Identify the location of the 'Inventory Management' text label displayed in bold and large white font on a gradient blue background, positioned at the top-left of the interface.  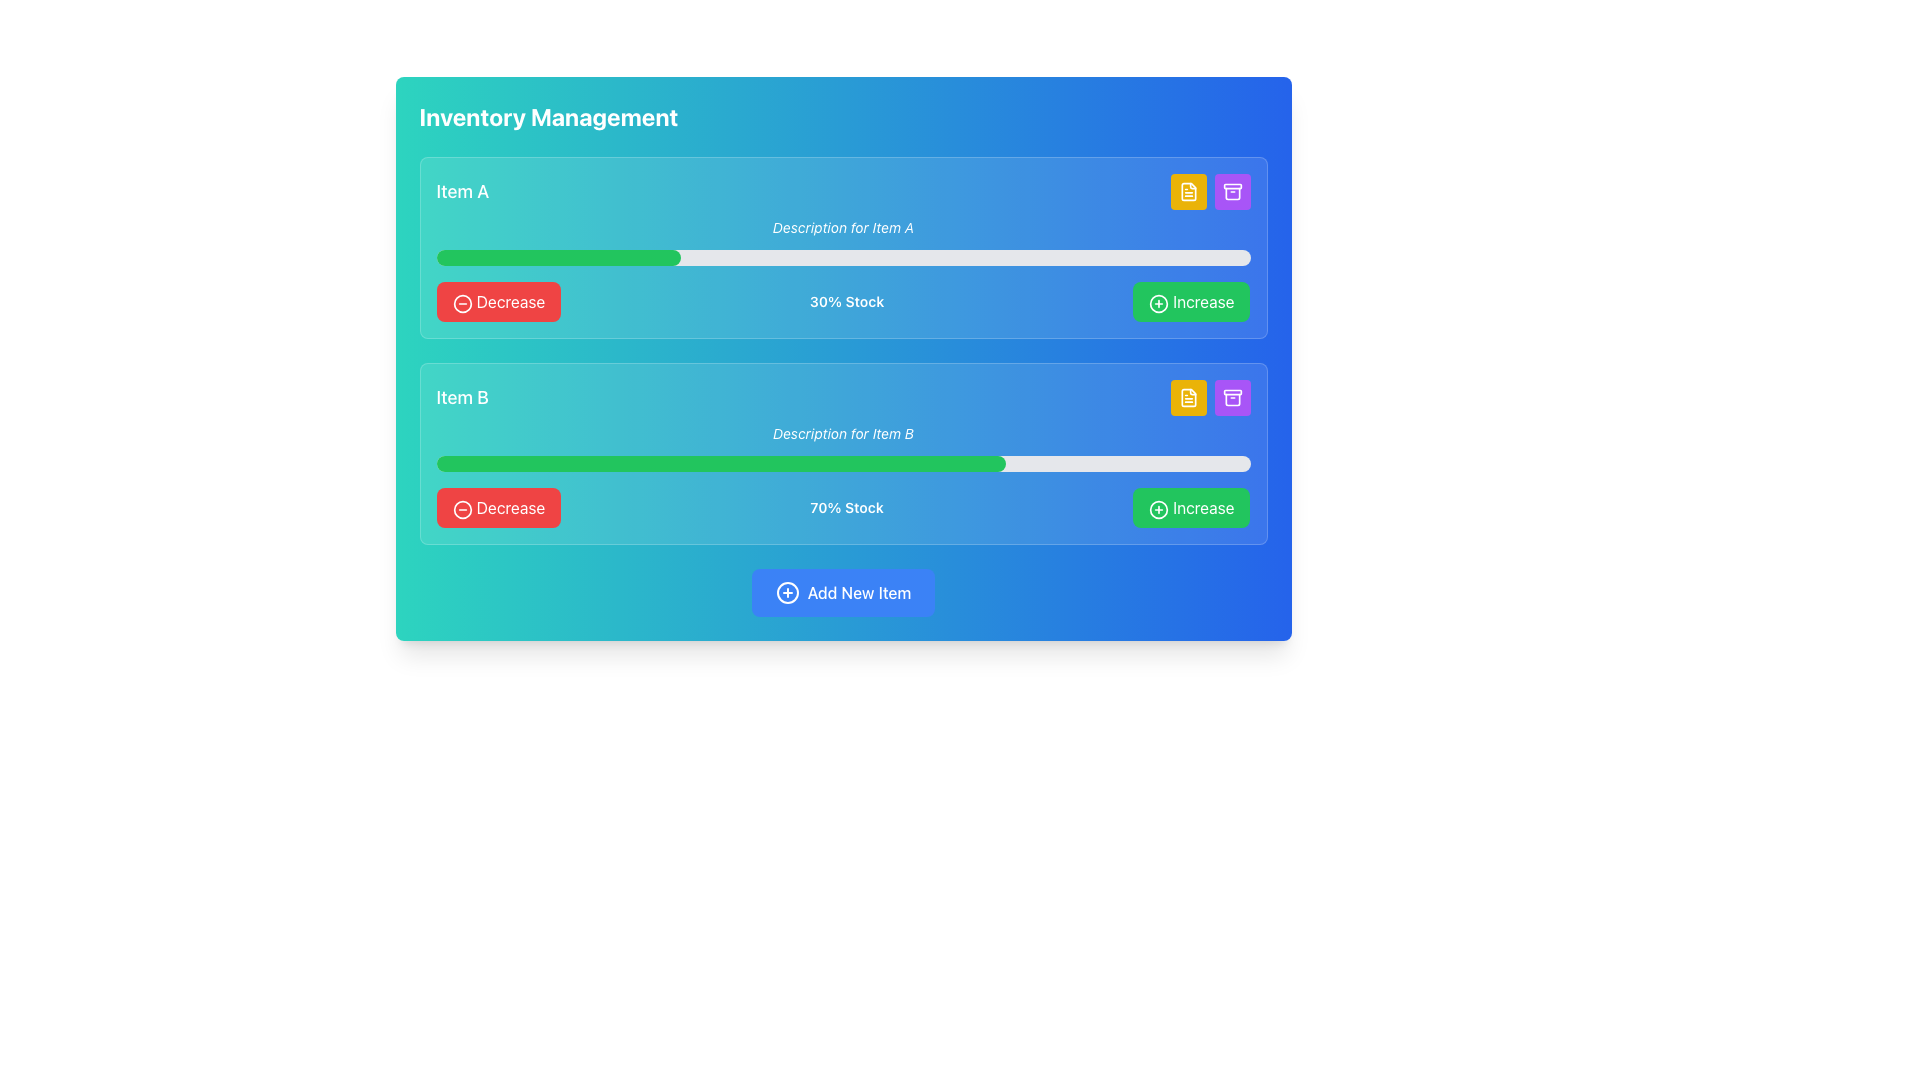
(548, 116).